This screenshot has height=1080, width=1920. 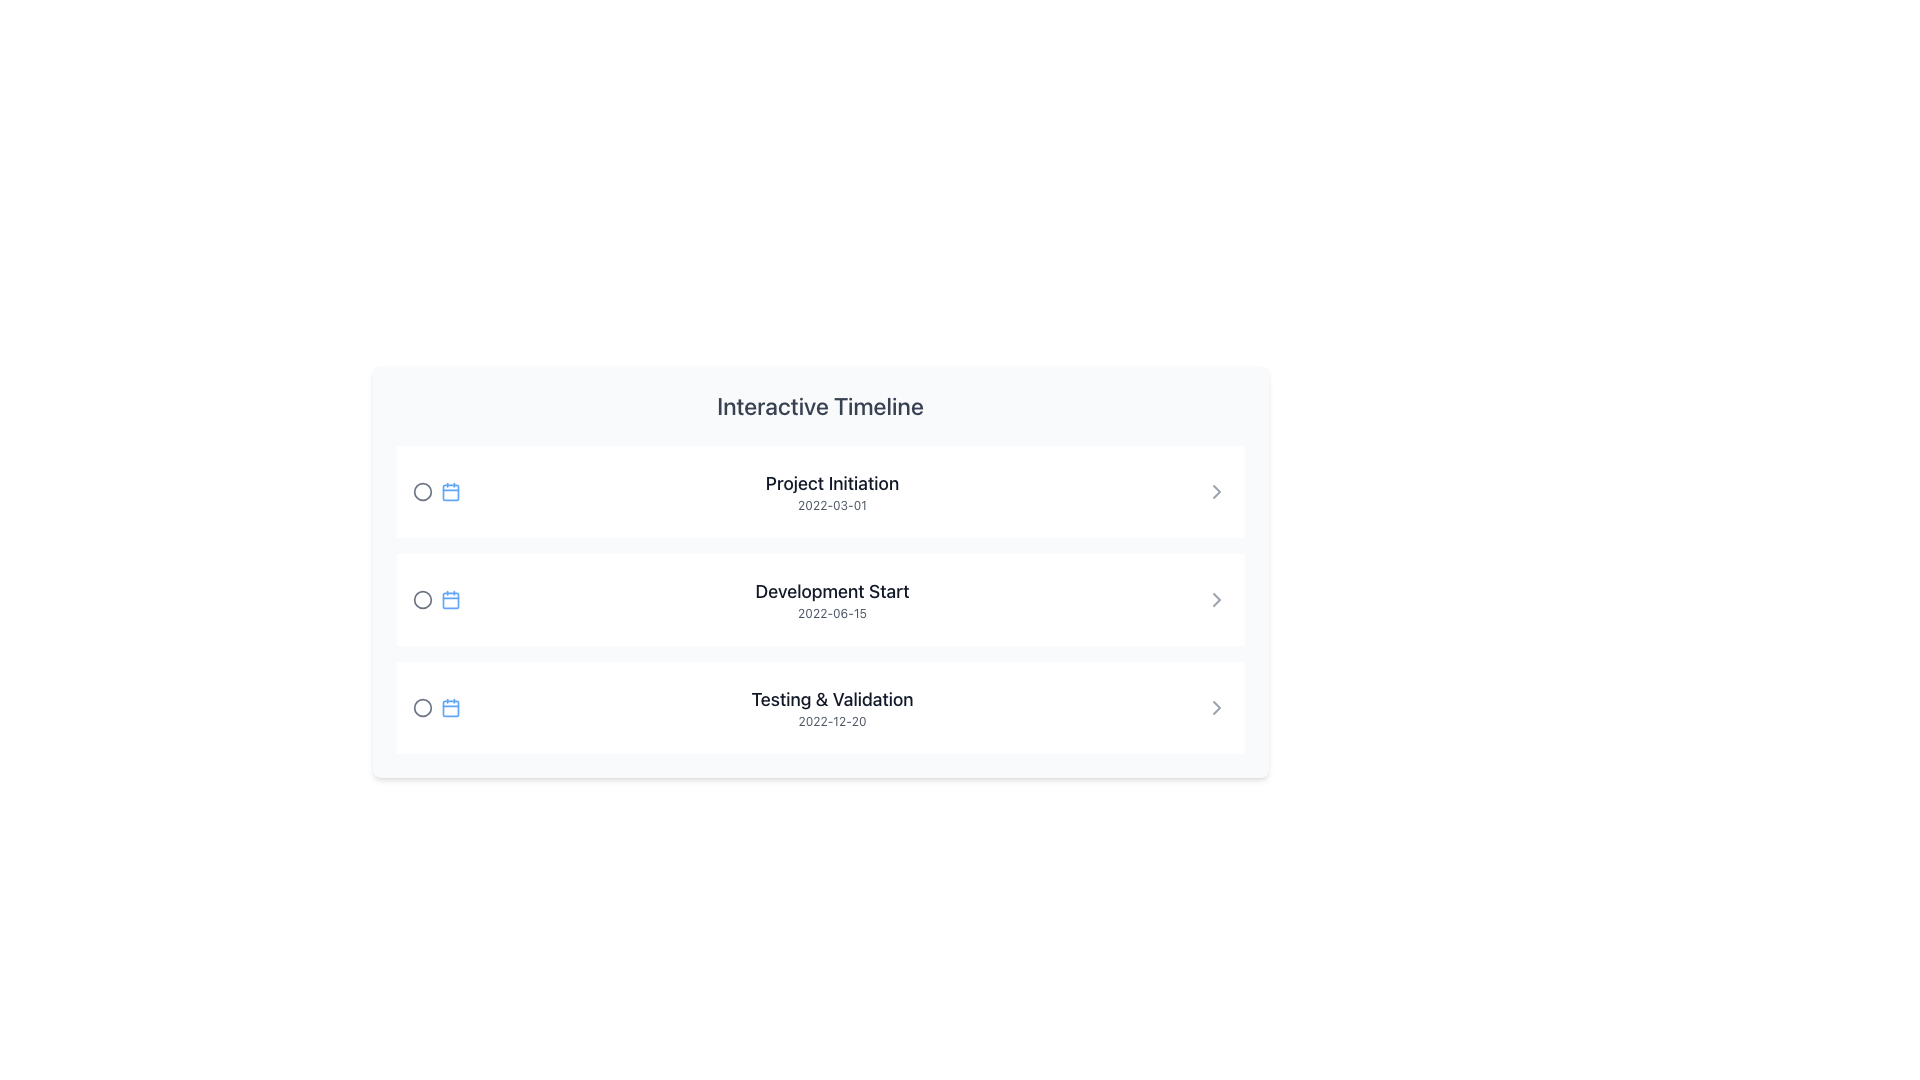 What do you see at coordinates (1215, 707) in the screenshot?
I see `the chevron icon positioned at the far right side of the third item labeled 'Testing & Validation 2022-12-20'` at bounding box center [1215, 707].